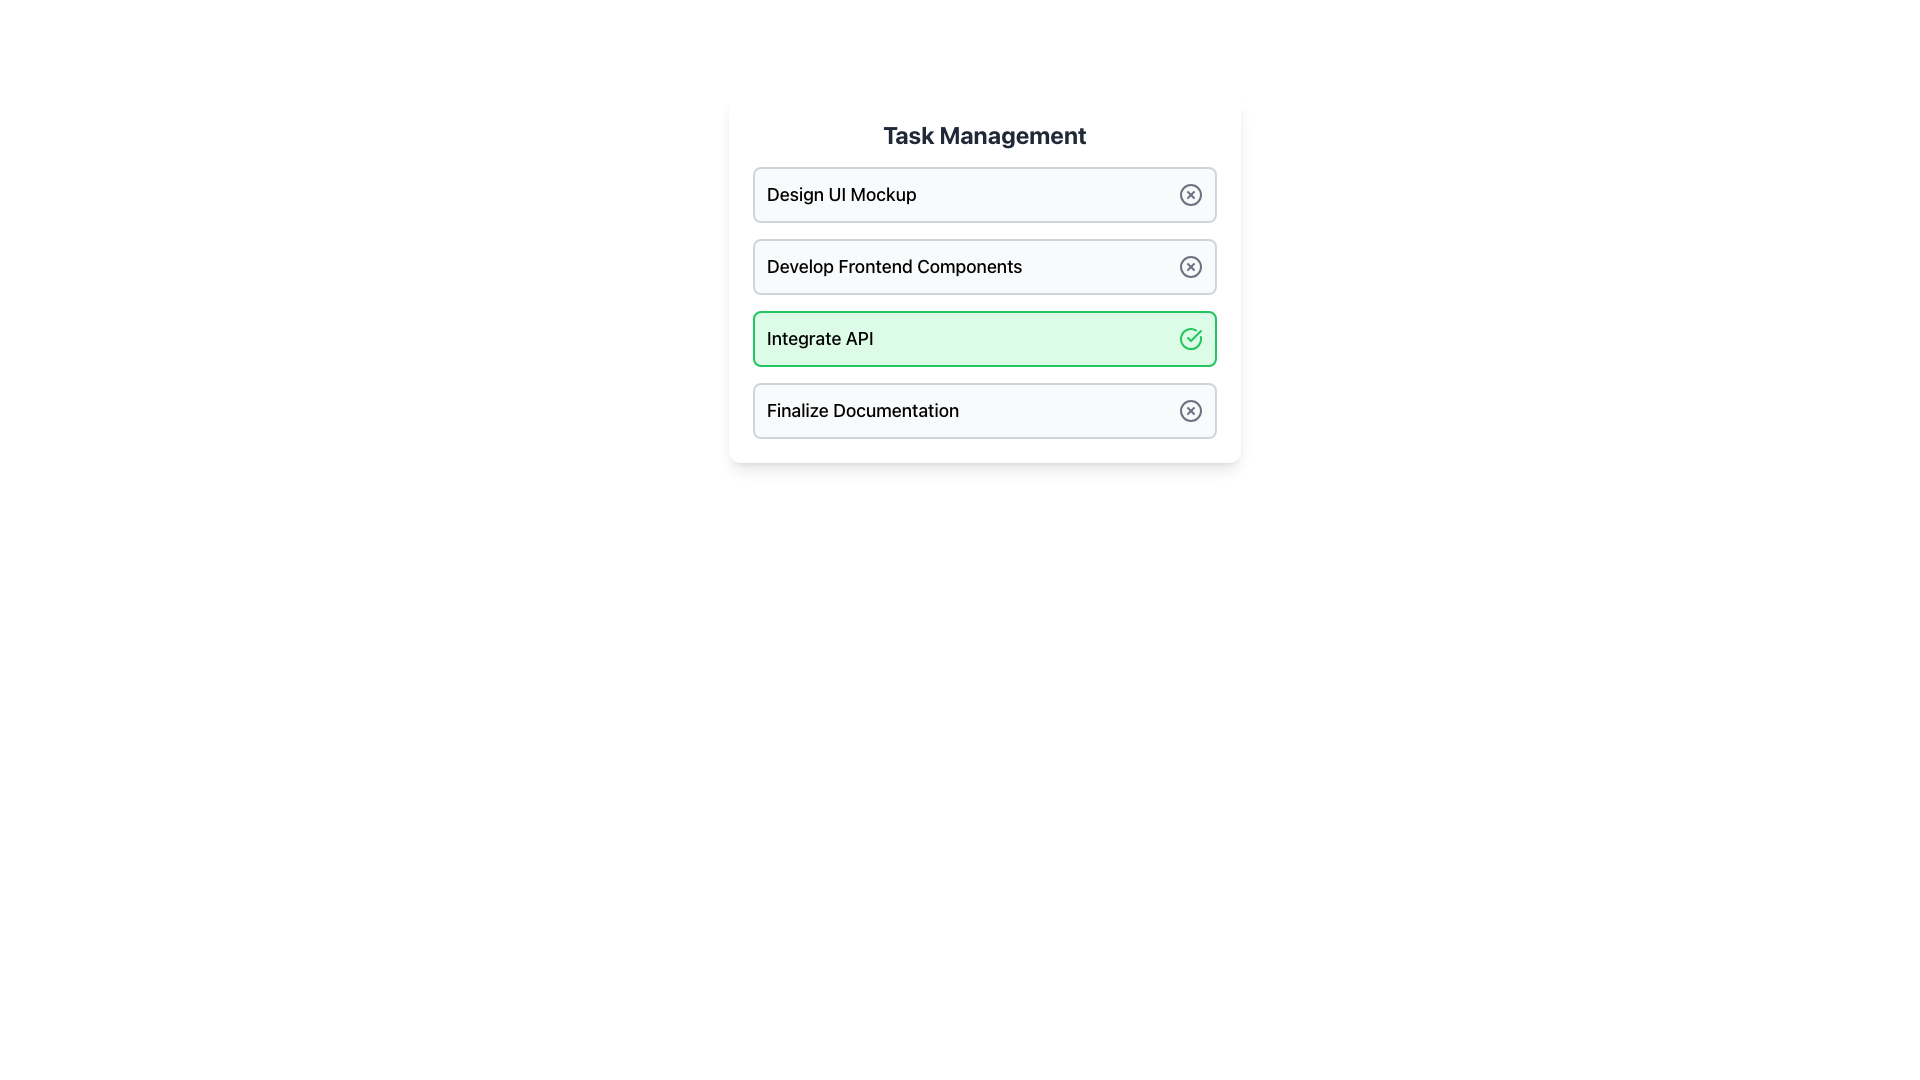  What do you see at coordinates (984, 410) in the screenshot?
I see `the fourth task item in the task management list` at bounding box center [984, 410].